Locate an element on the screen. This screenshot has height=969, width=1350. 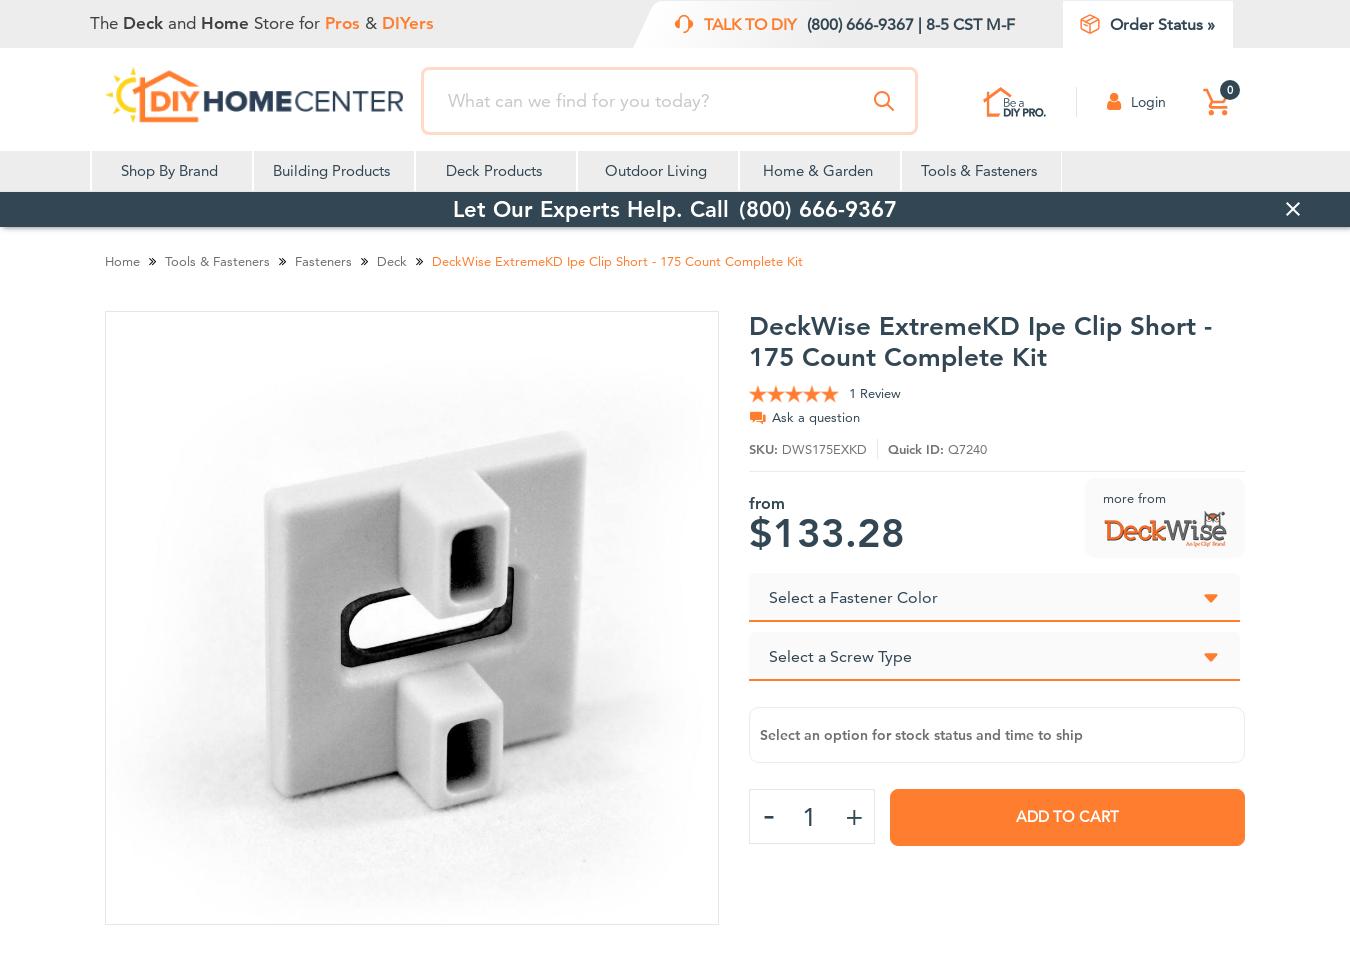
'Select an option for stock status and time to ship' is located at coordinates (919, 734).